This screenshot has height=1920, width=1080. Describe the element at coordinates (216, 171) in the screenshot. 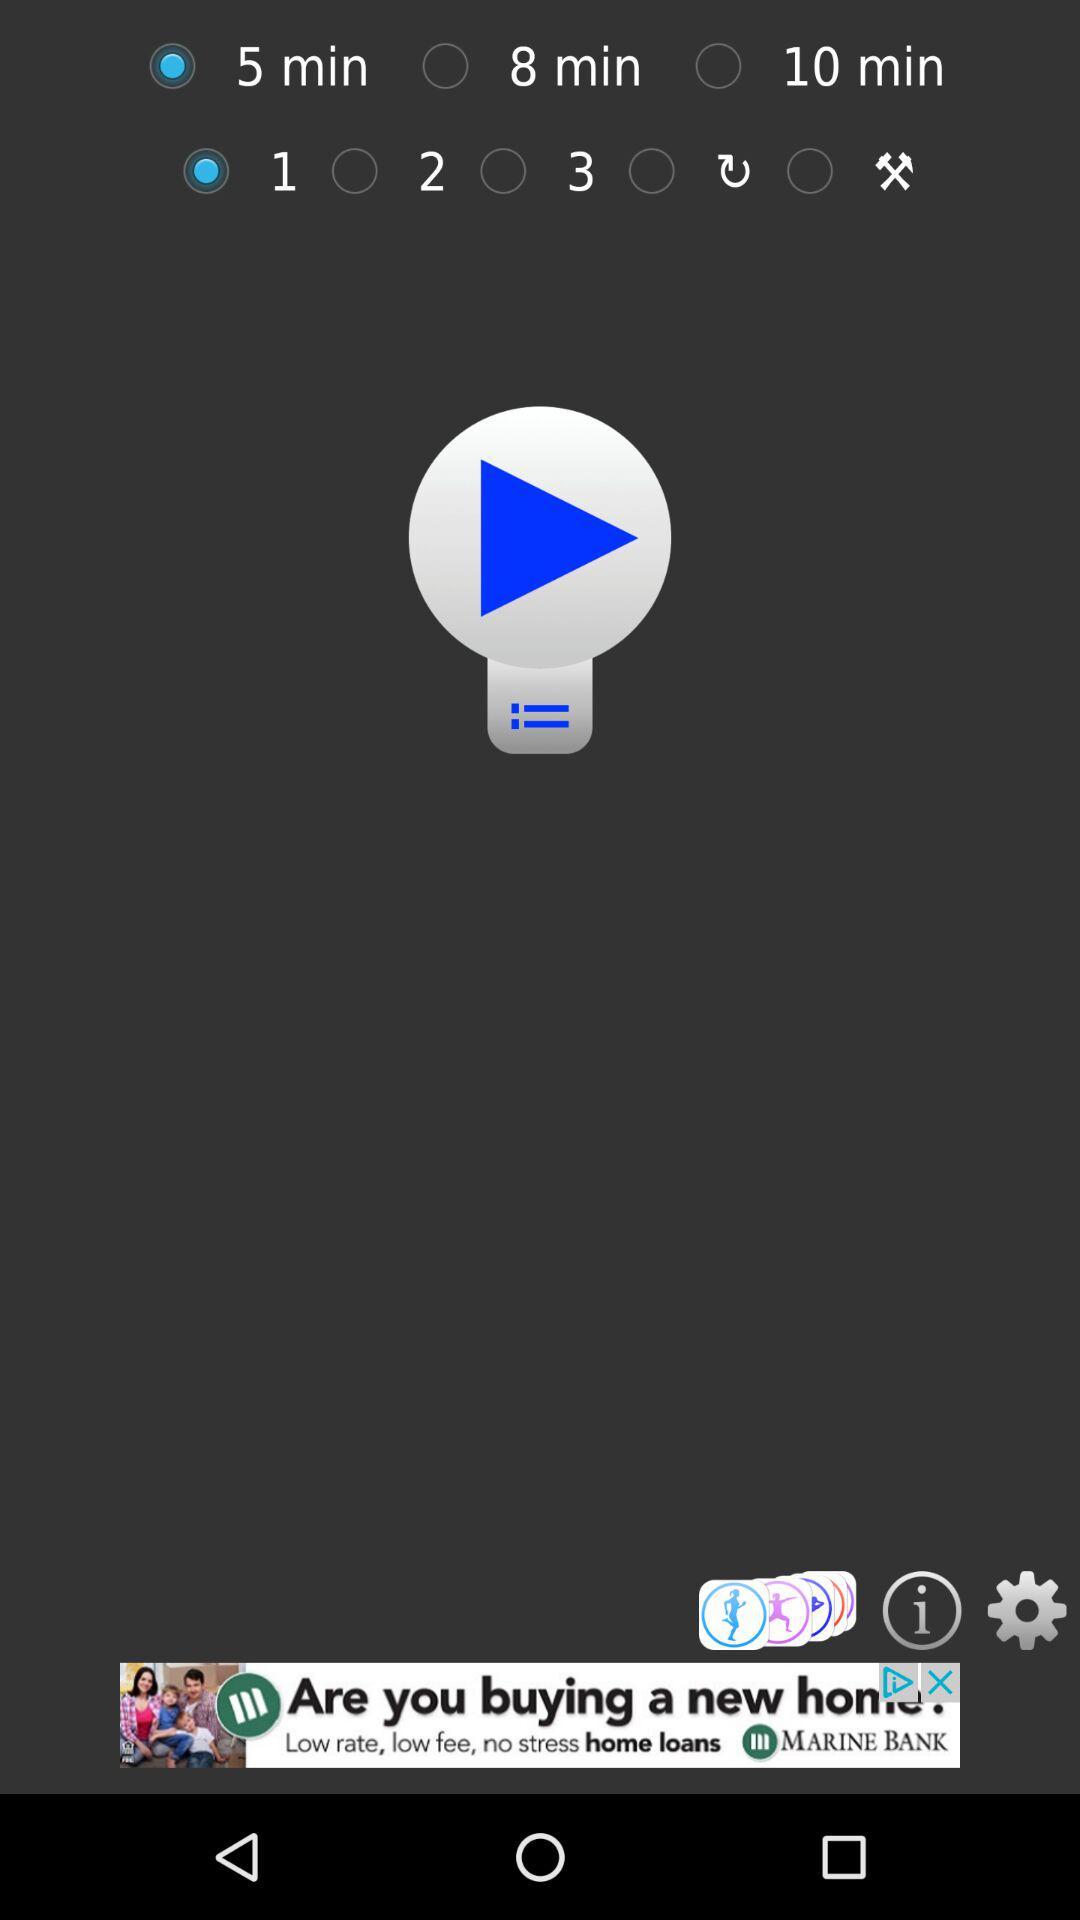

I see `record option` at that location.